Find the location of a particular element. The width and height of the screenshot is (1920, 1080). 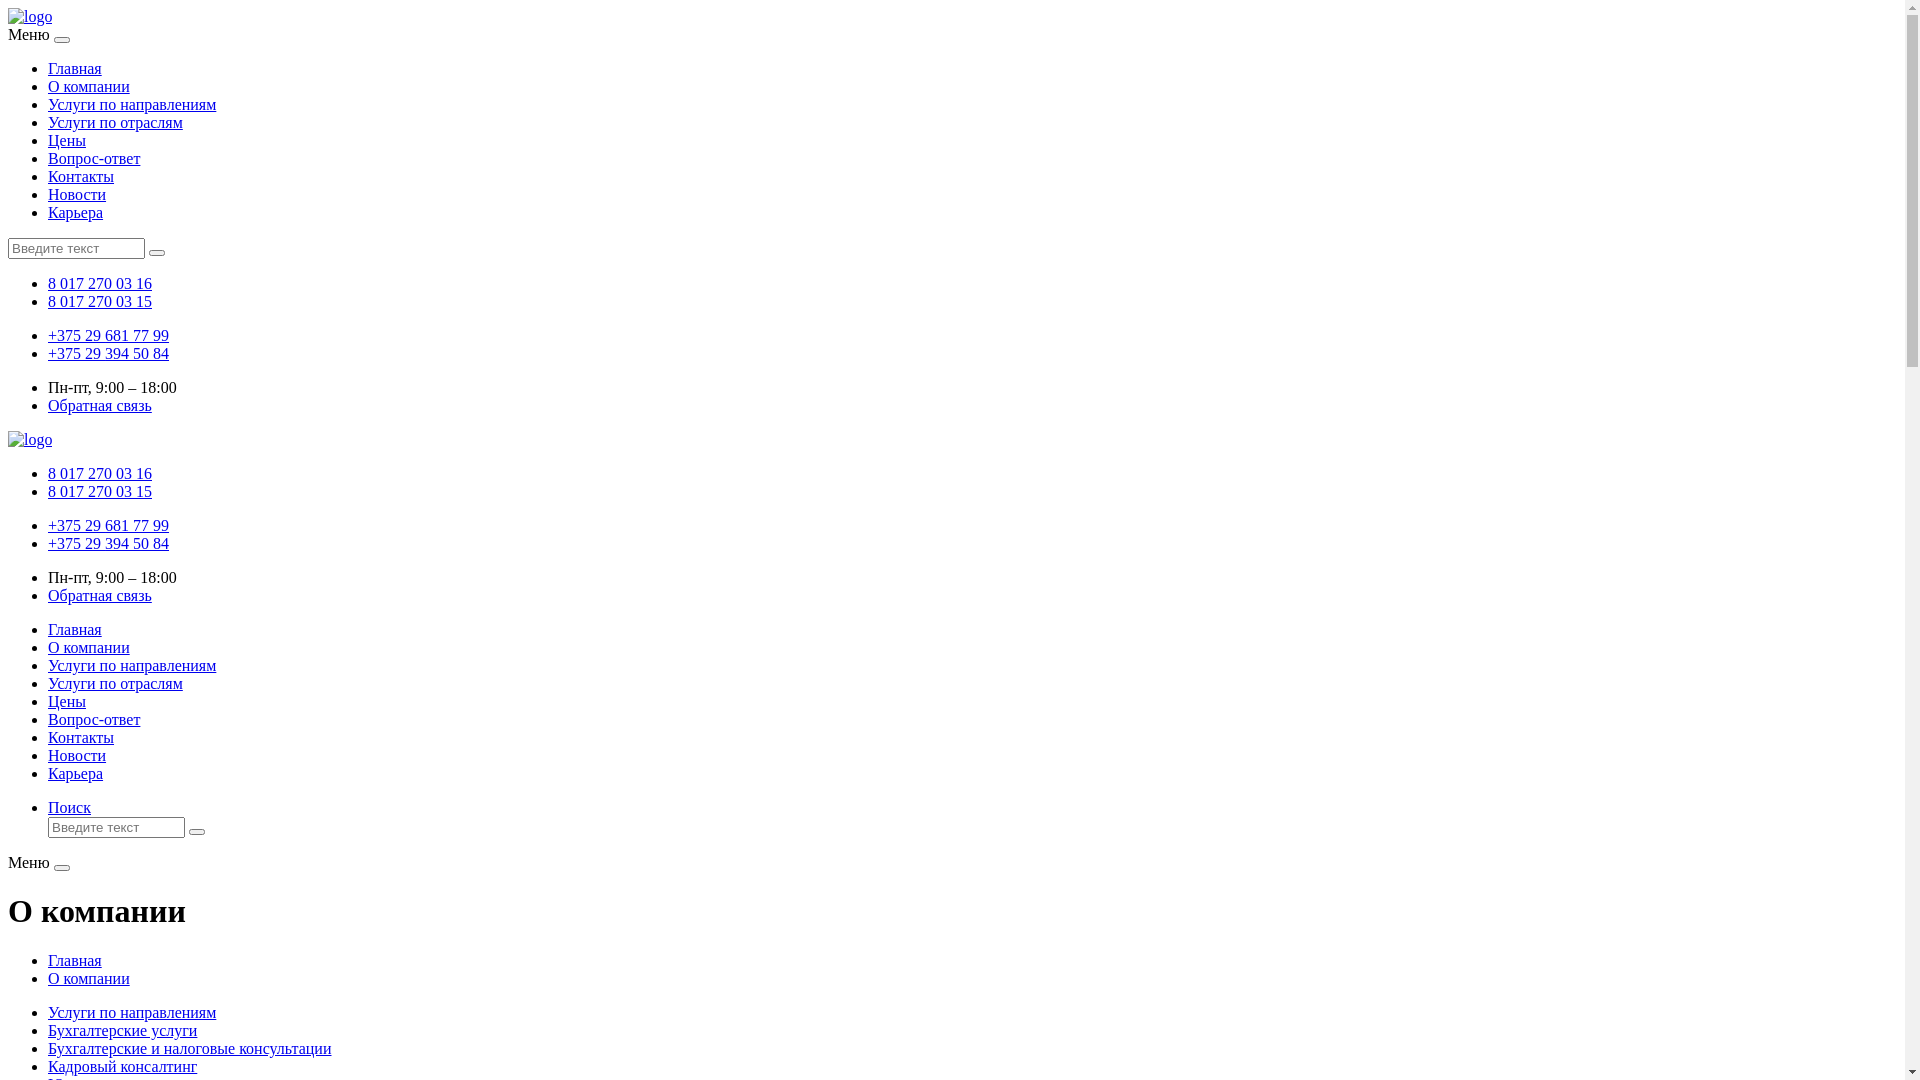

'logo' is located at coordinates (29, 438).